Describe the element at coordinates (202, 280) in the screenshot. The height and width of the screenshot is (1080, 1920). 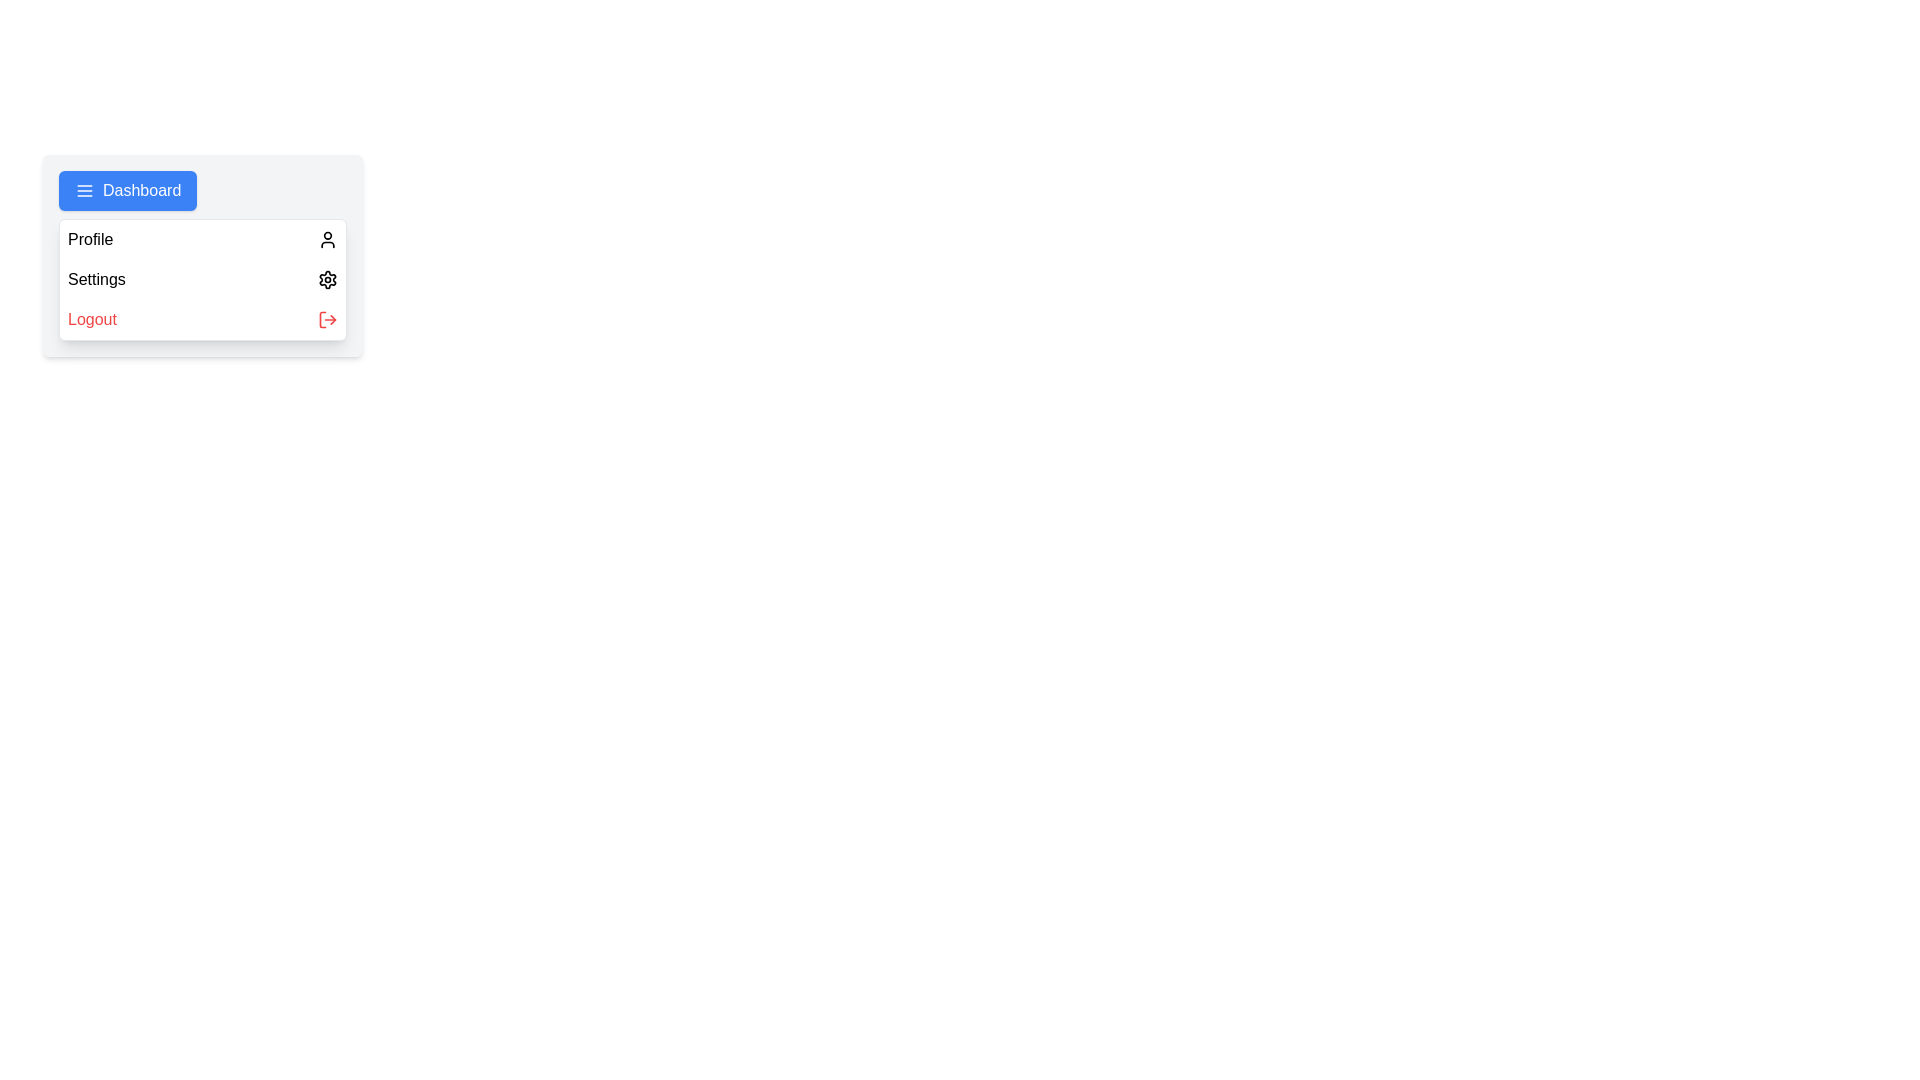
I see `the 'Settings' menu item to select it` at that location.